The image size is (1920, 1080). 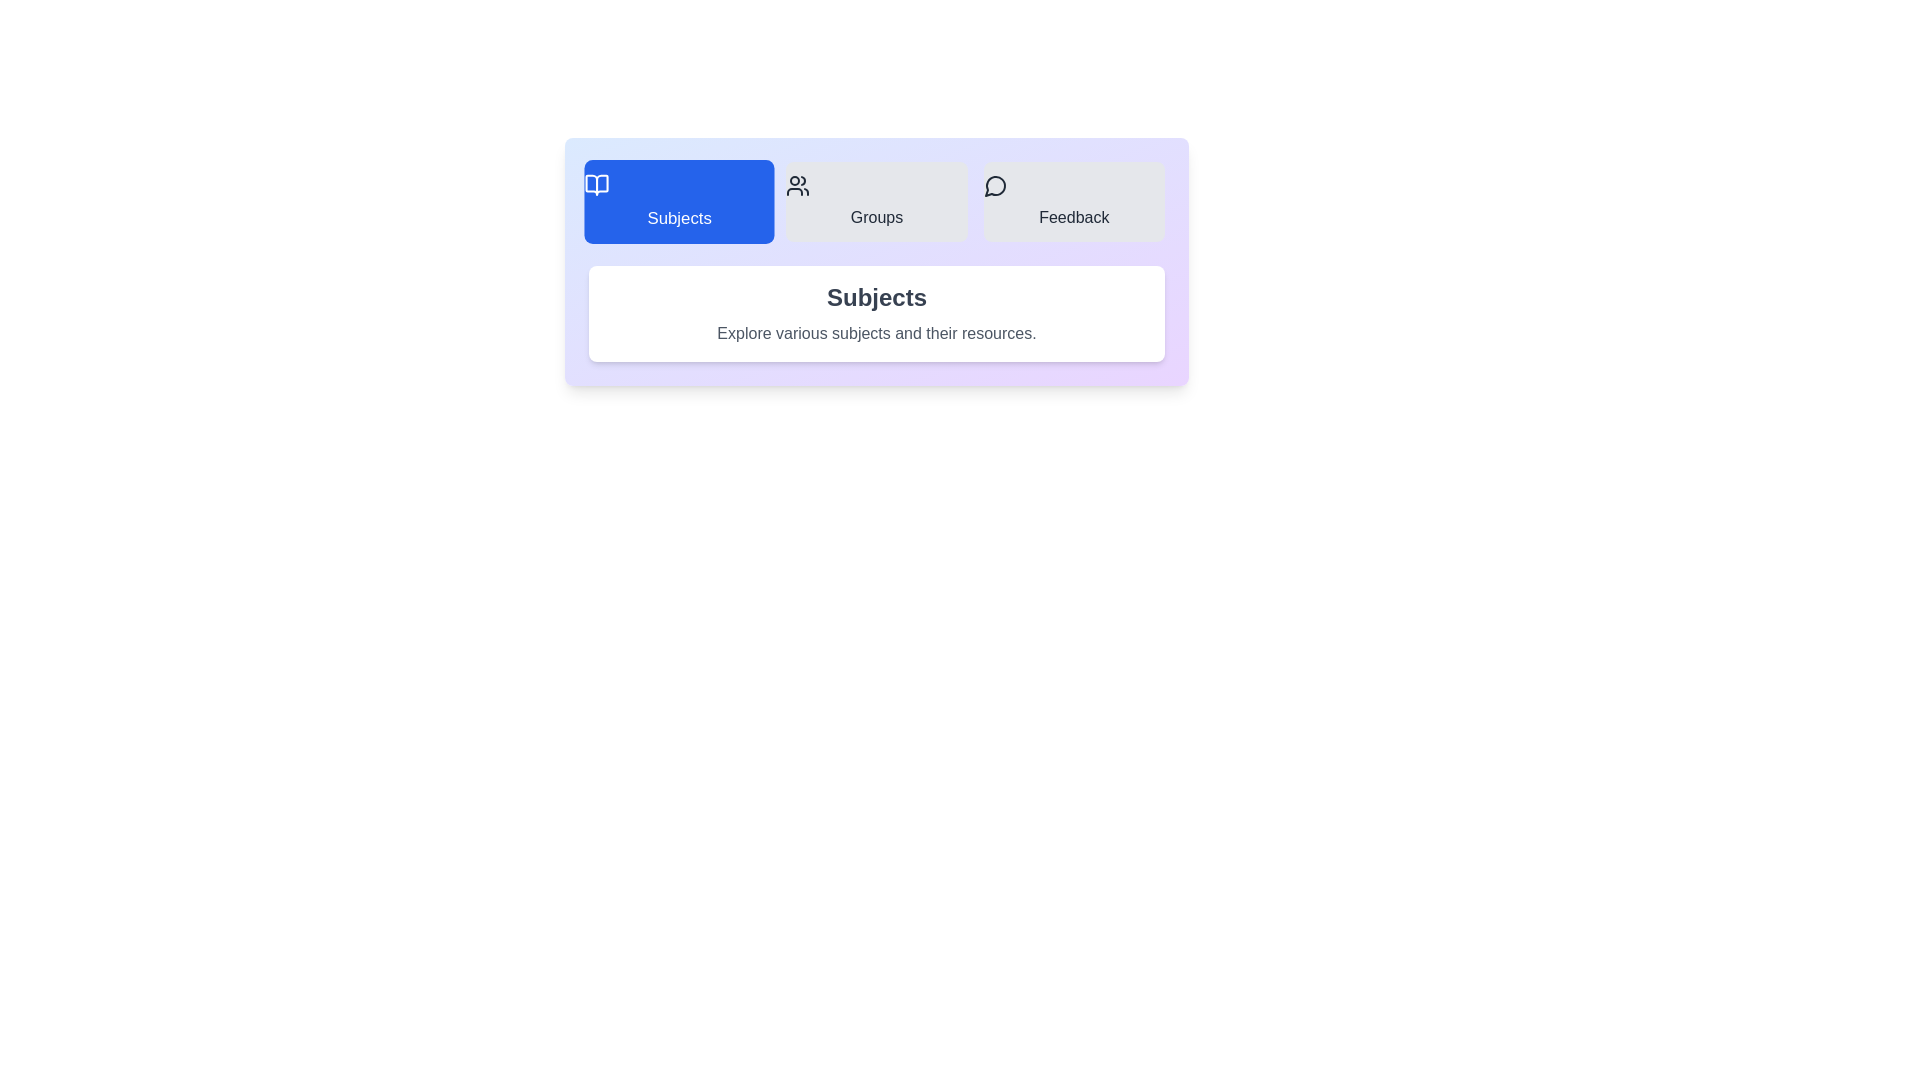 I want to click on the tab labeled 'Feedback' to switch to it, so click(x=1073, y=201).